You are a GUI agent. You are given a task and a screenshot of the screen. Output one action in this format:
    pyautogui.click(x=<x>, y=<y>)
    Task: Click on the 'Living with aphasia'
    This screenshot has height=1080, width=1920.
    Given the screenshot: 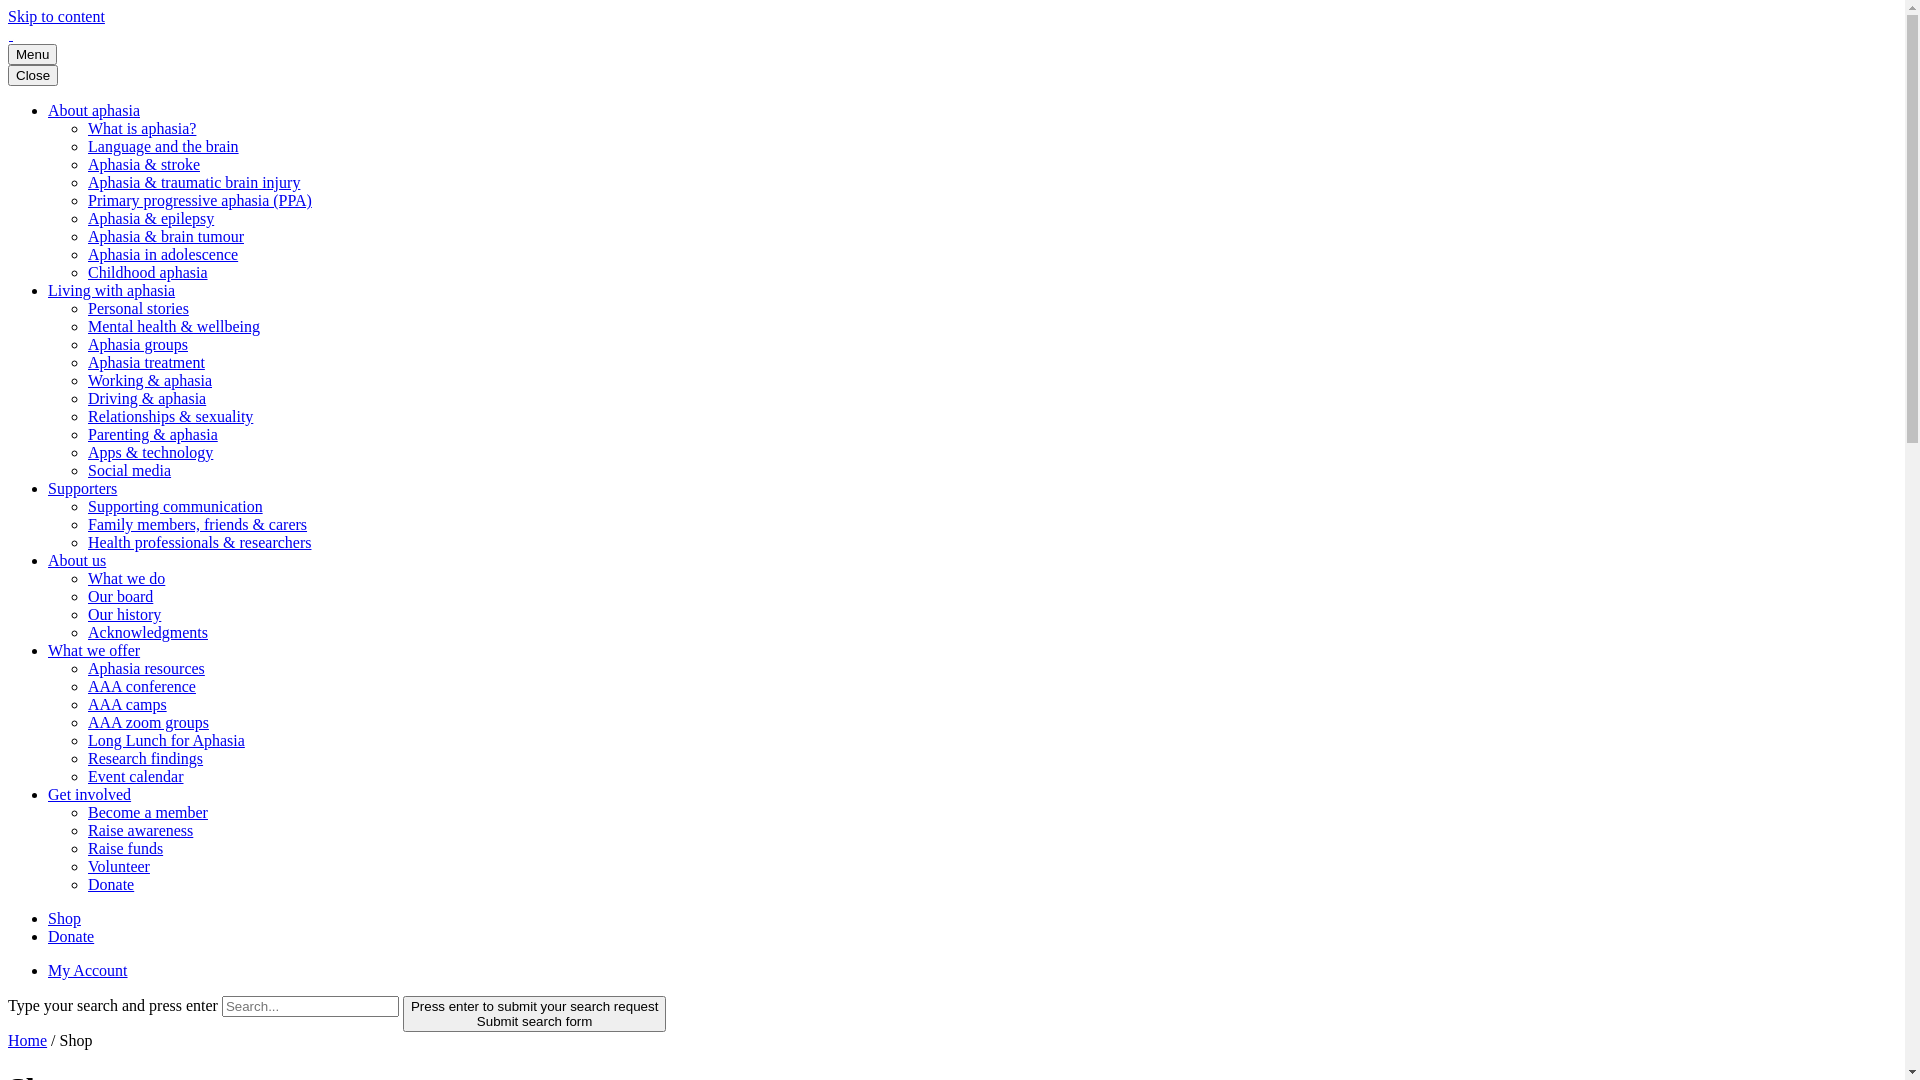 What is the action you would take?
    pyautogui.click(x=110, y=290)
    